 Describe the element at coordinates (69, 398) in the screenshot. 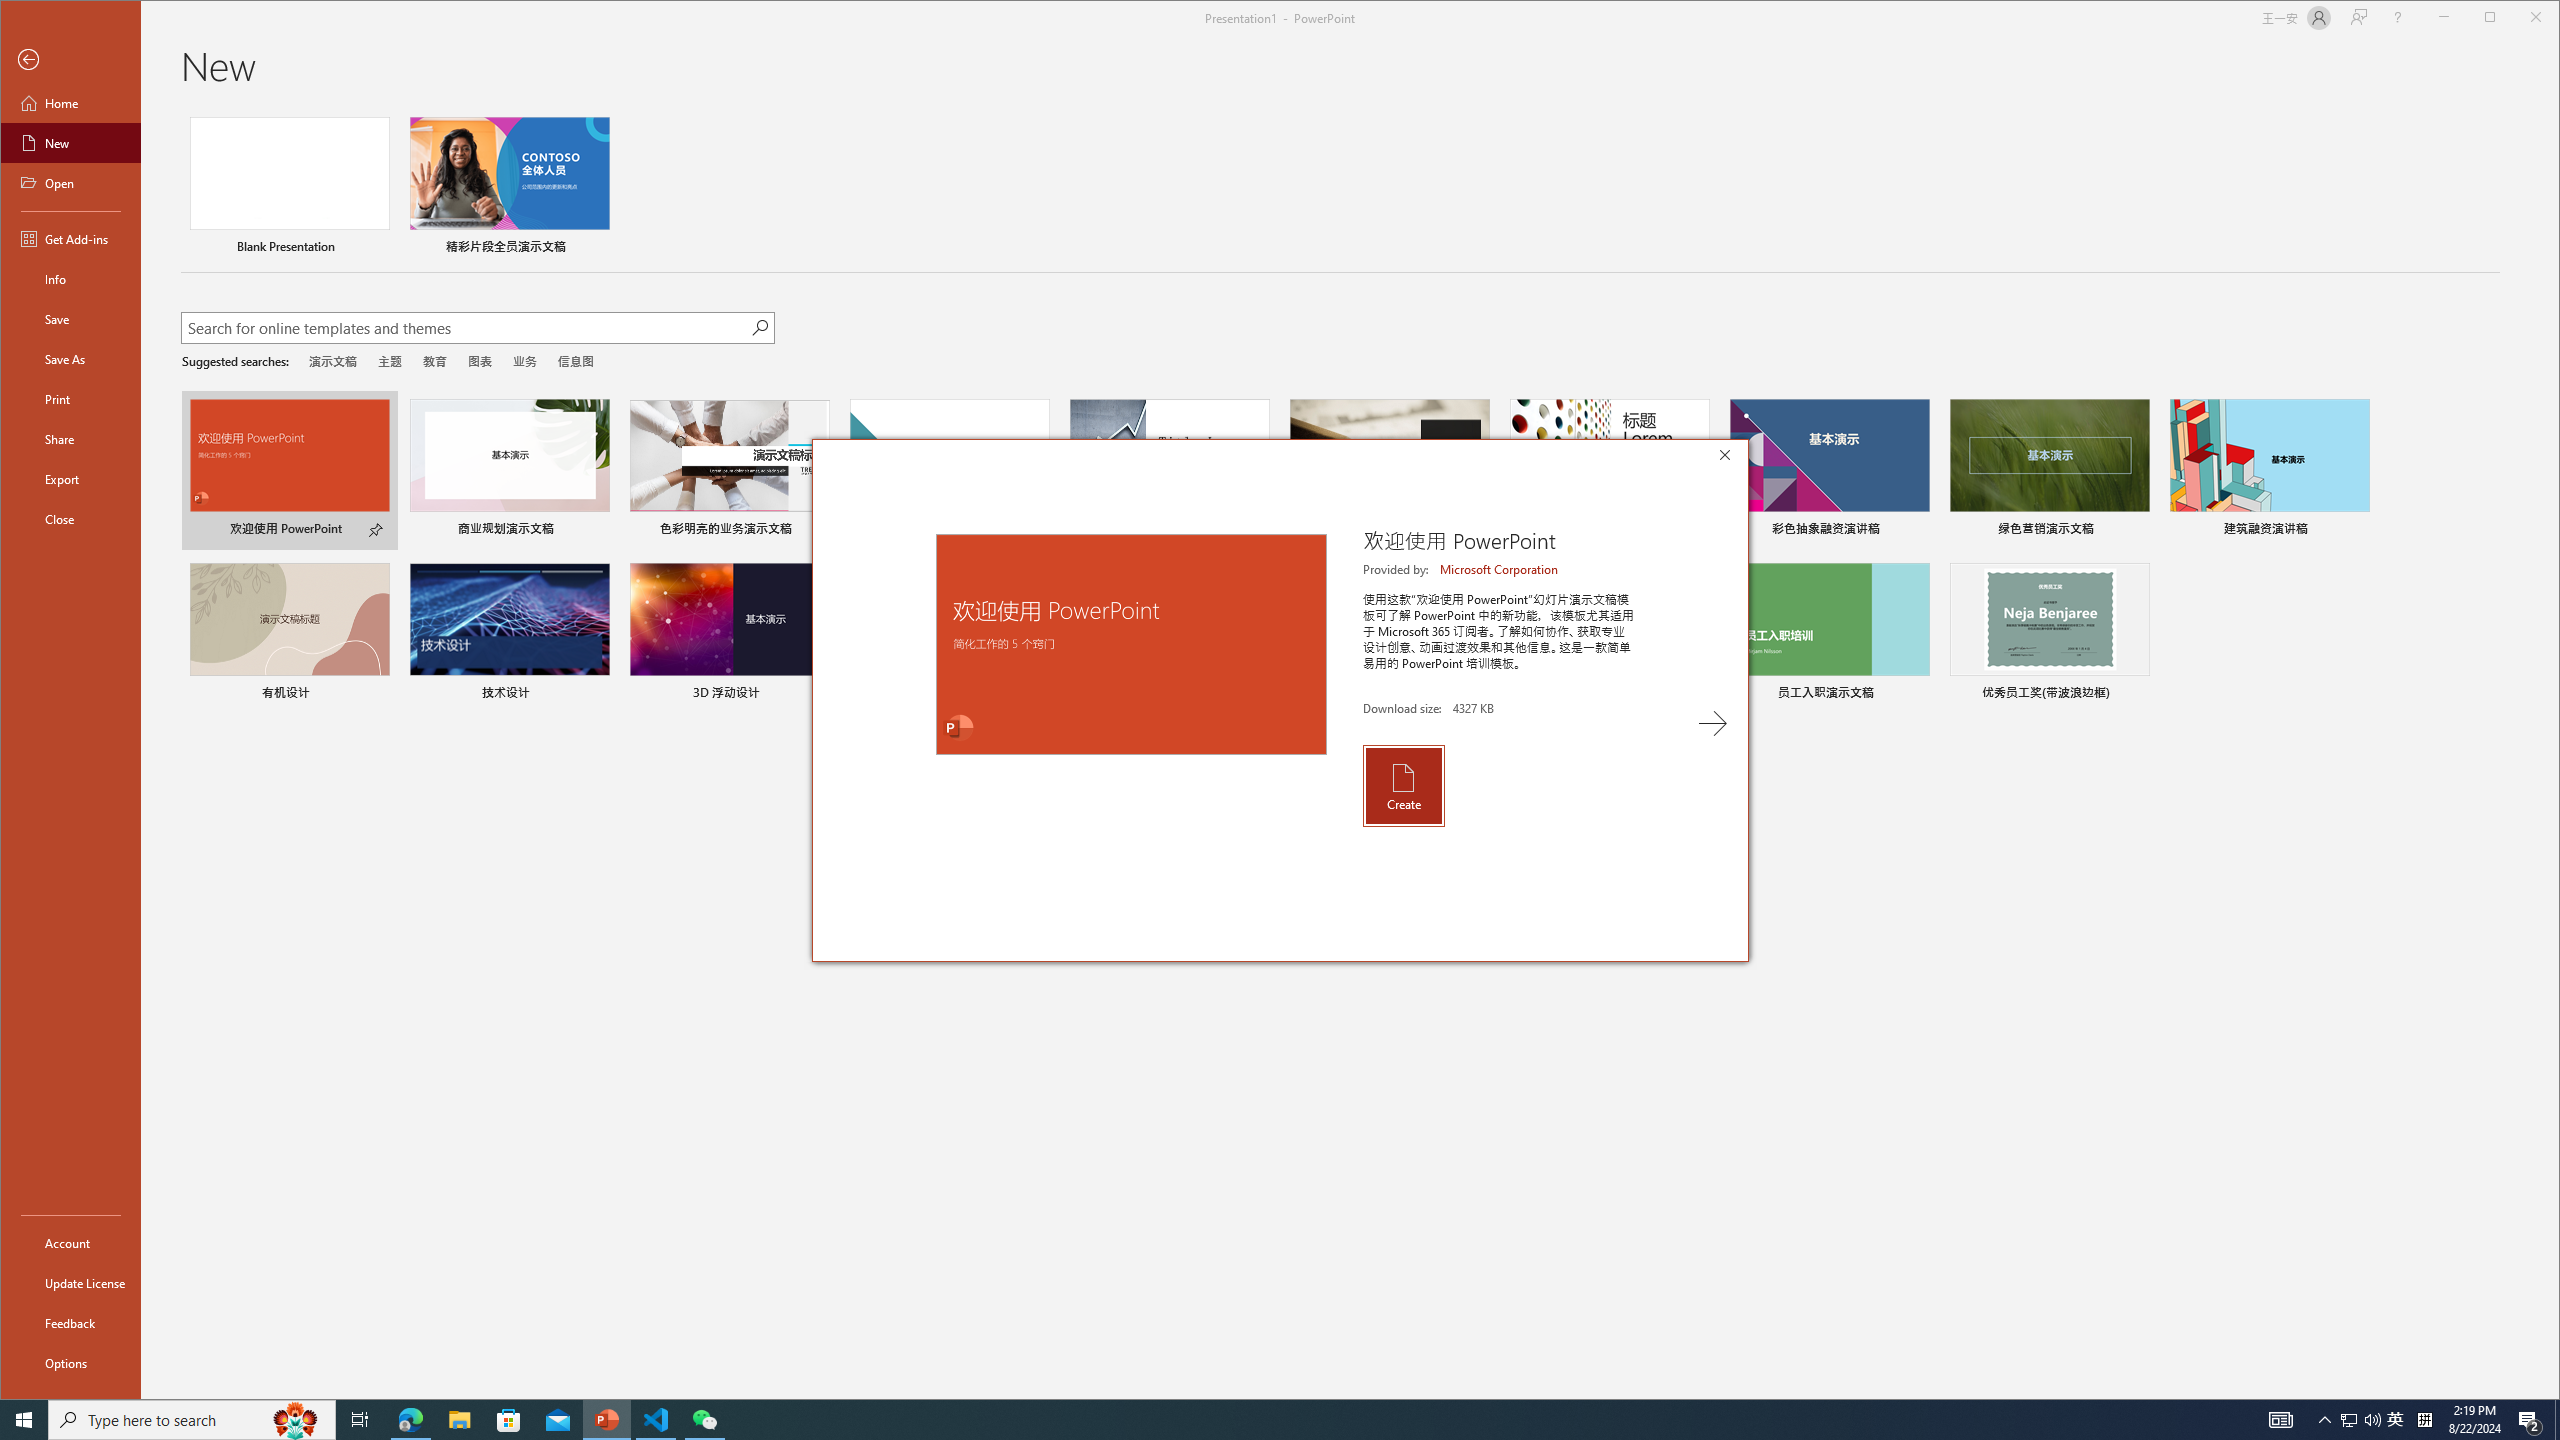

I see `'Print'` at that location.